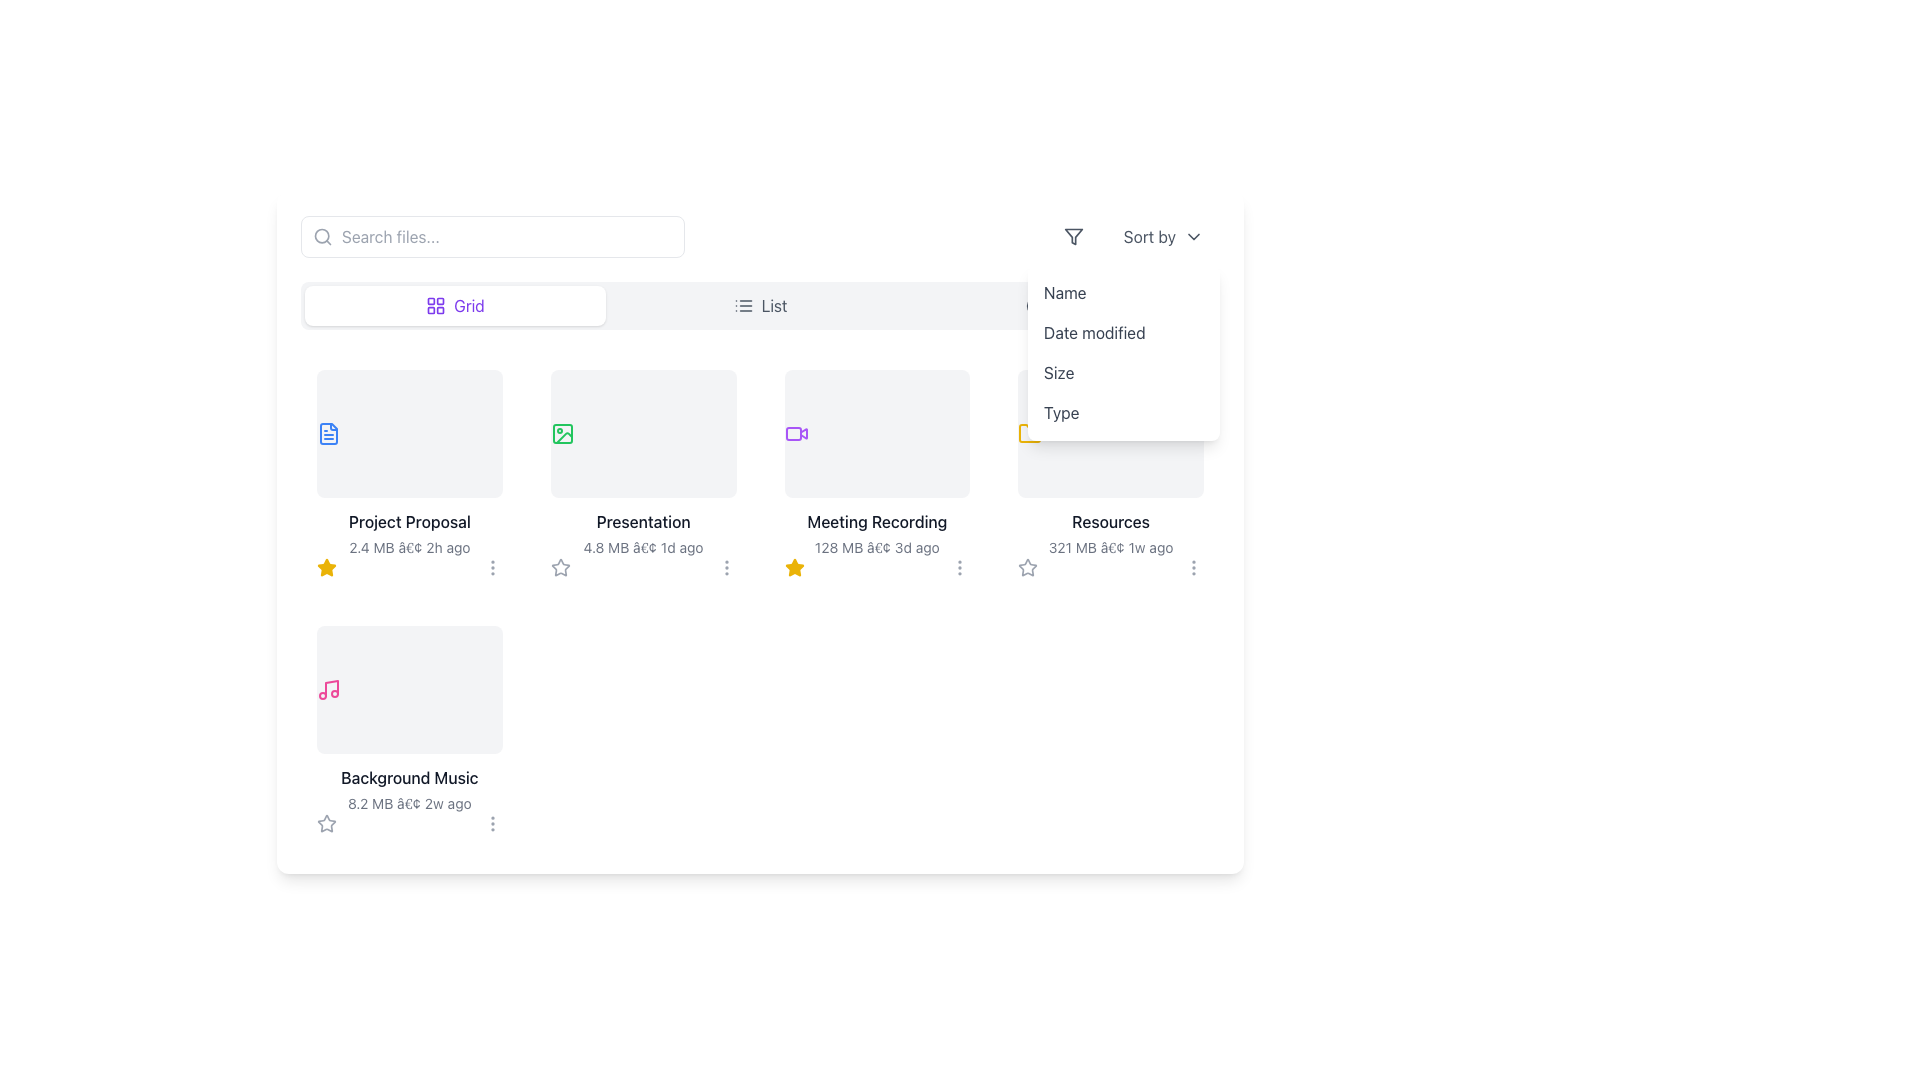 Image resolution: width=1920 pixels, height=1080 pixels. Describe the element at coordinates (1110, 520) in the screenshot. I see `the text label that identifies the 'Resources' item, positioned above its metadata in the bottom row of the file items grid layout` at that location.